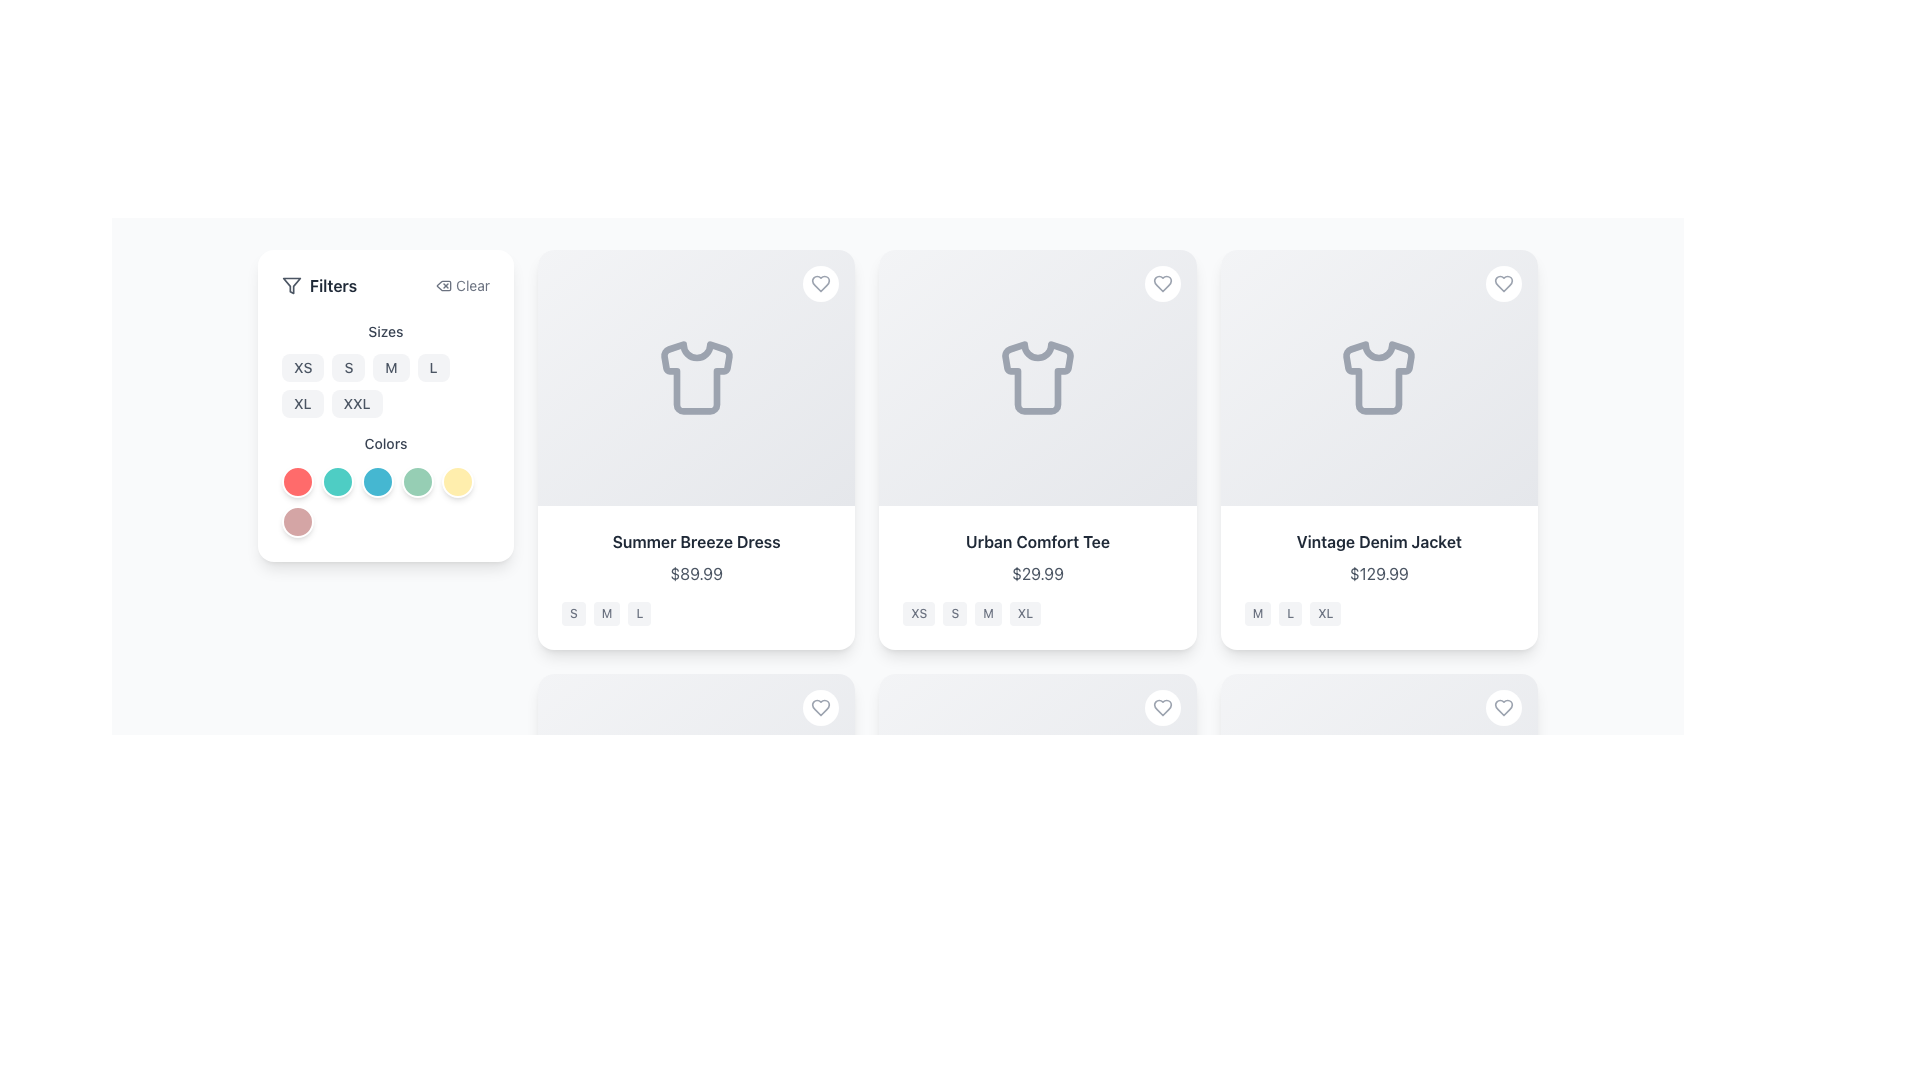  Describe the element at coordinates (391, 367) in the screenshot. I see `the 'M' button with rounded corners located in the 'Sizes' section under the 'Filters' heading` at that location.